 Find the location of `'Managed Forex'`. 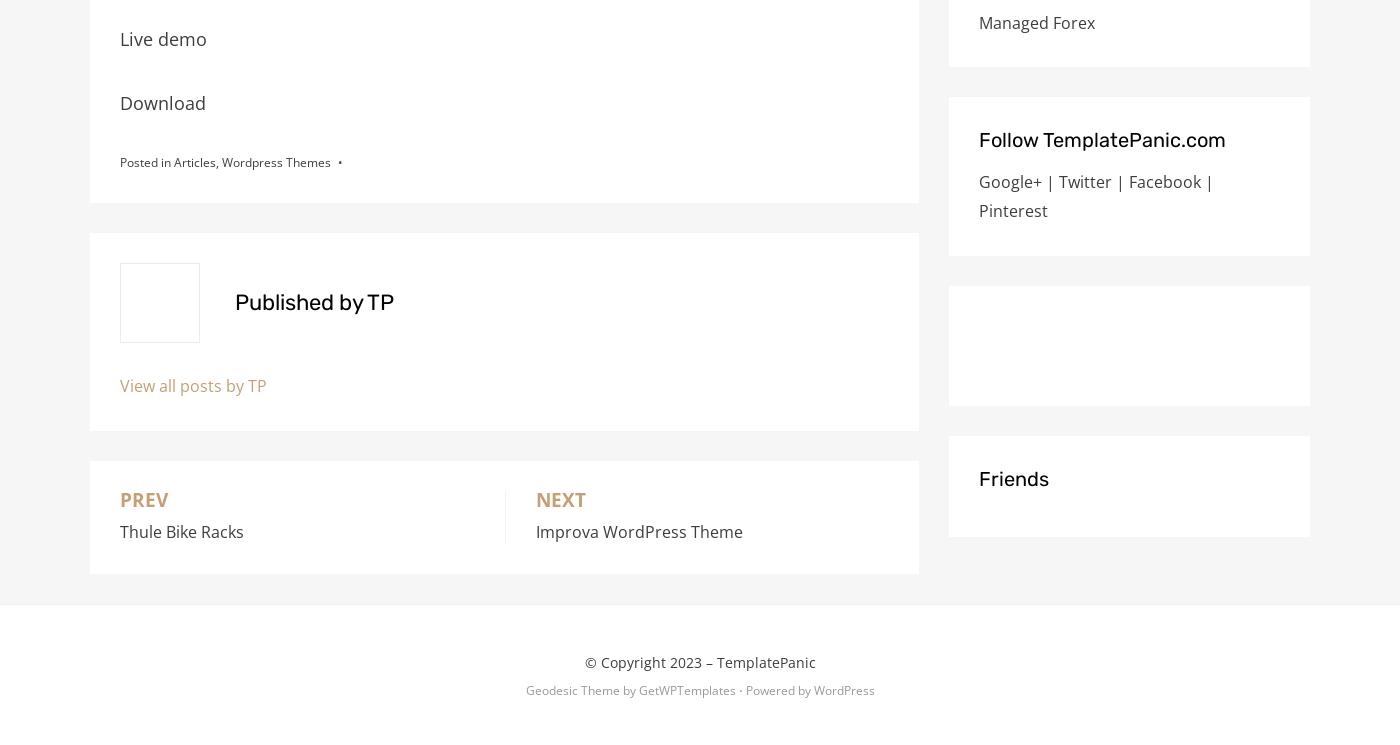

'Managed Forex' is located at coordinates (979, 21).